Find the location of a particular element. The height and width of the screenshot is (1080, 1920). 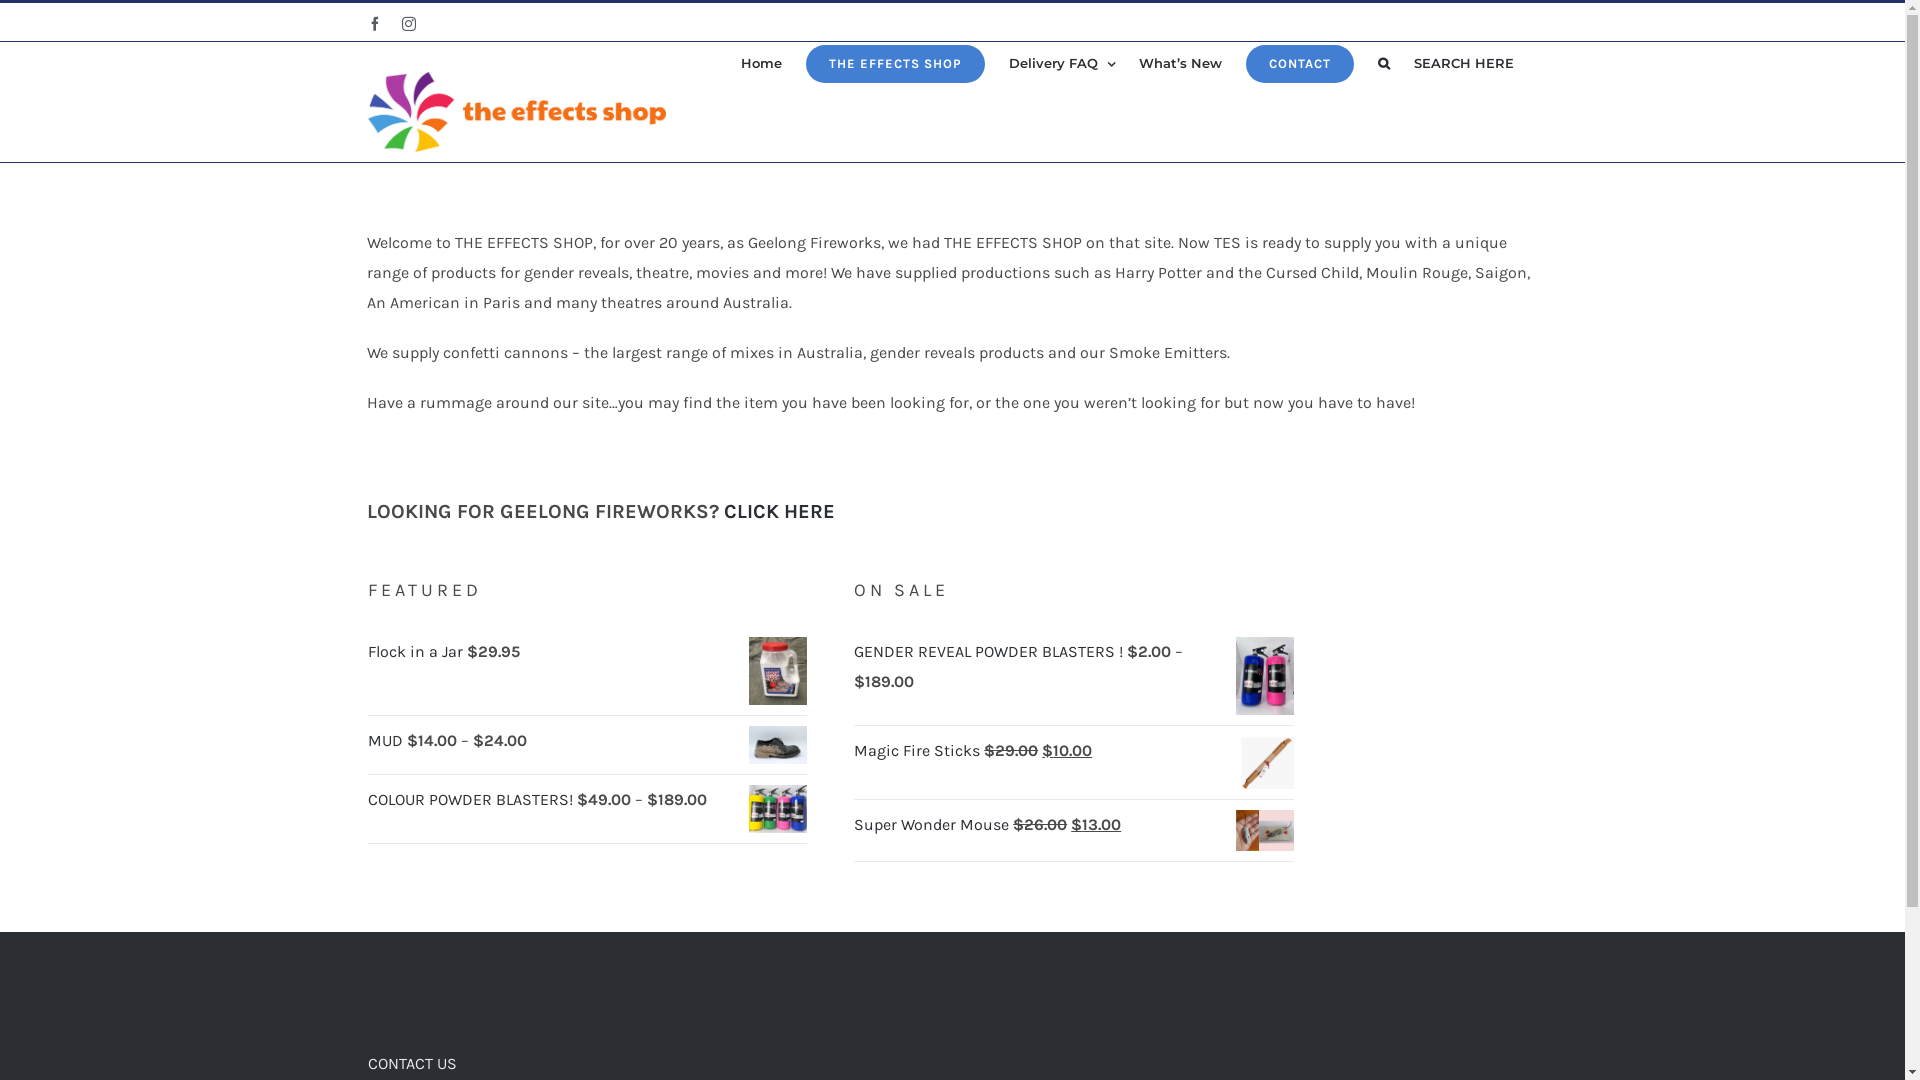

'Search' is located at coordinates (1376, 62).